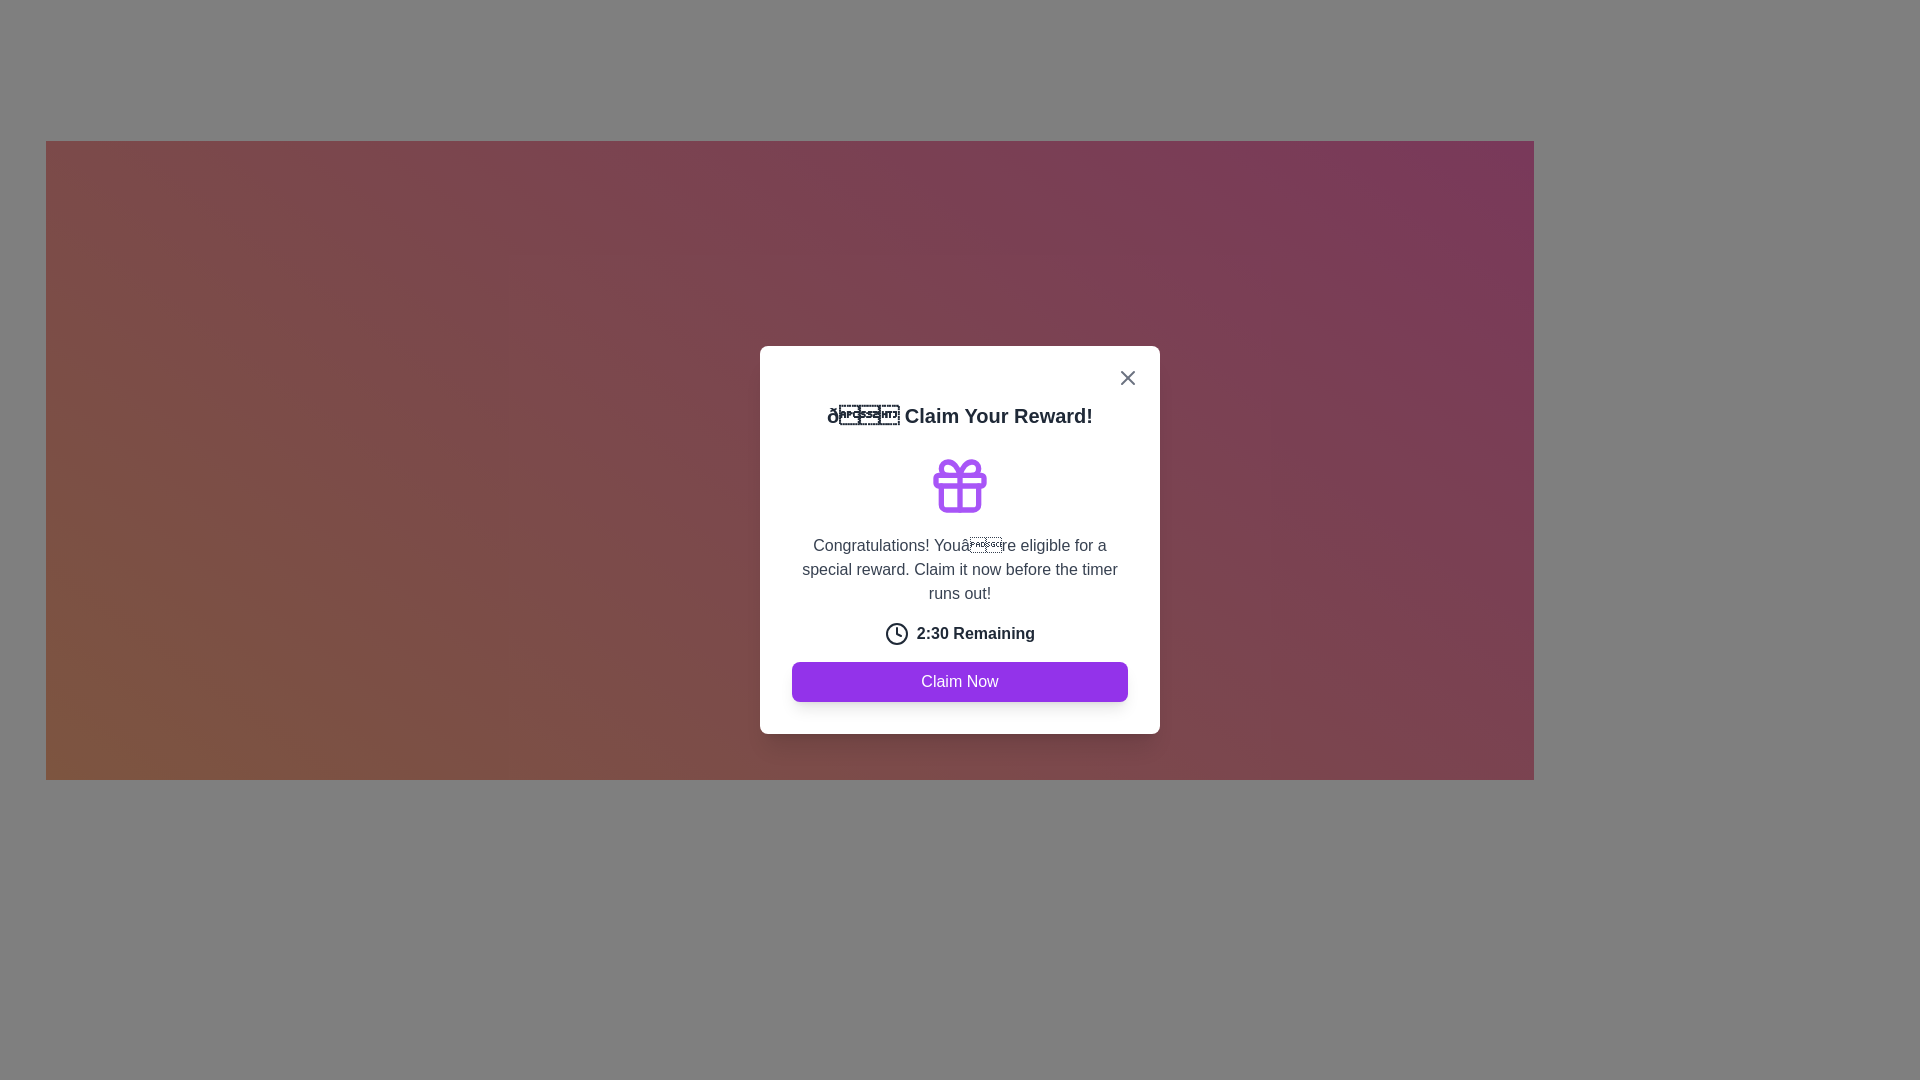 The image size is (1920, 1080). I want to click on the Text Label with Icon displaying '2:30 Remaining' which is located in the lower half of the modal dialog box, directly below a textual message and above the 'Claim Now' button, so click(960, 633).